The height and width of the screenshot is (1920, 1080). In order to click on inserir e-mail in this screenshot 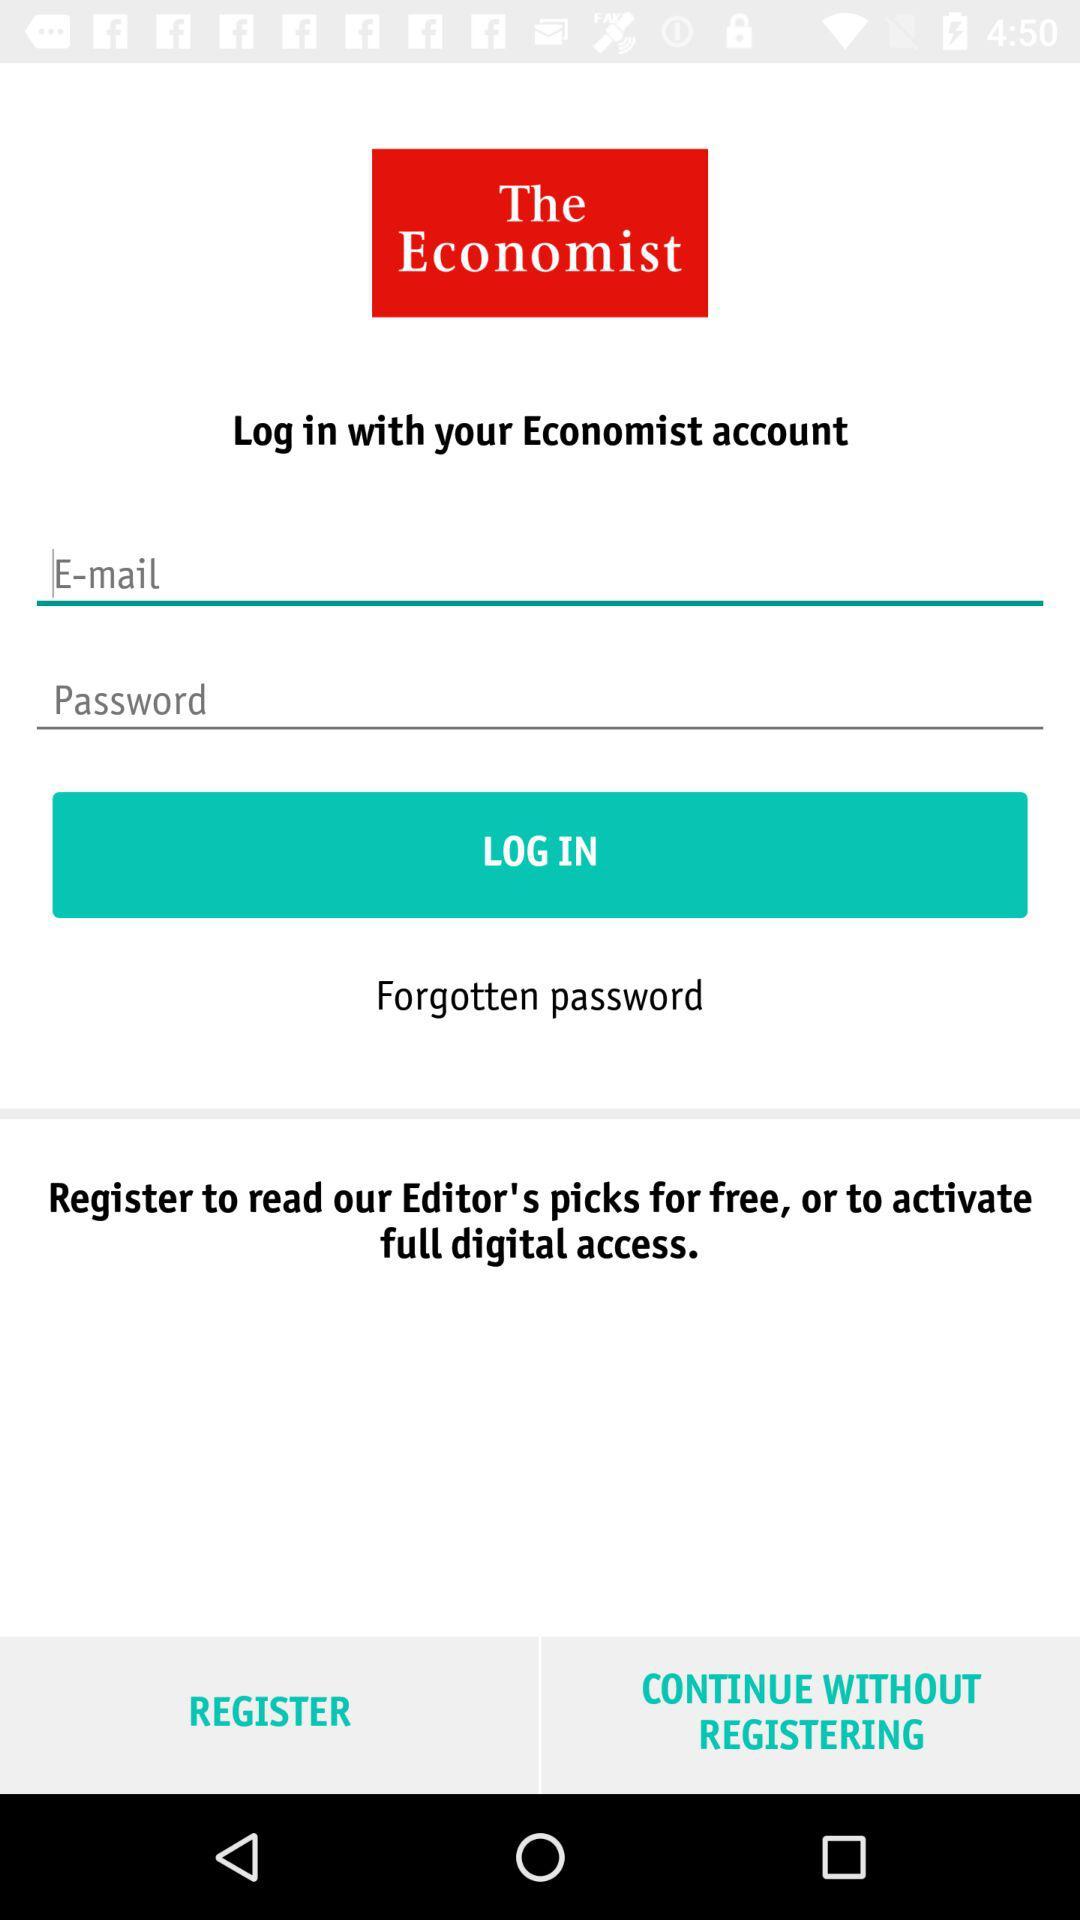, I will do `click(540, 560)`.